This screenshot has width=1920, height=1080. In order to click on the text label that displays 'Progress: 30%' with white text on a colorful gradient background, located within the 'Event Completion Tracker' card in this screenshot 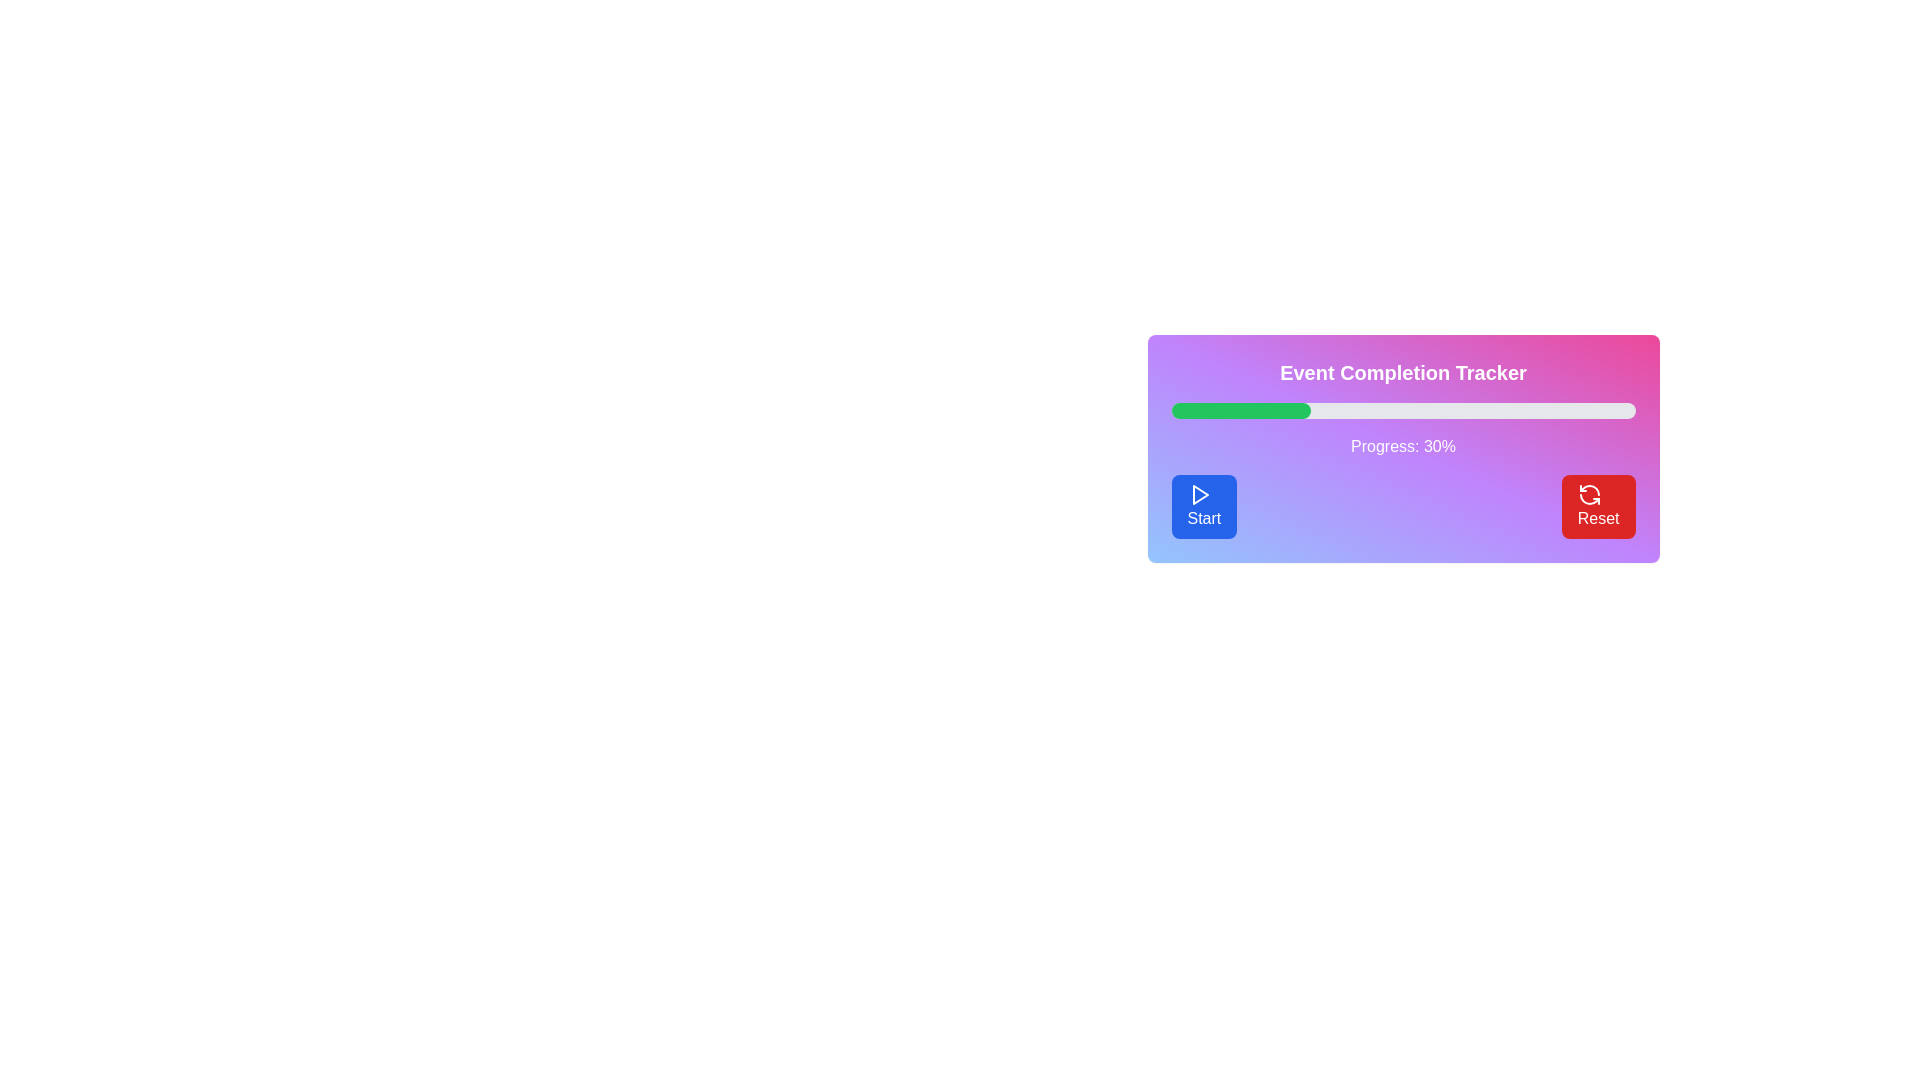, I will do `click(1402, 446)`.